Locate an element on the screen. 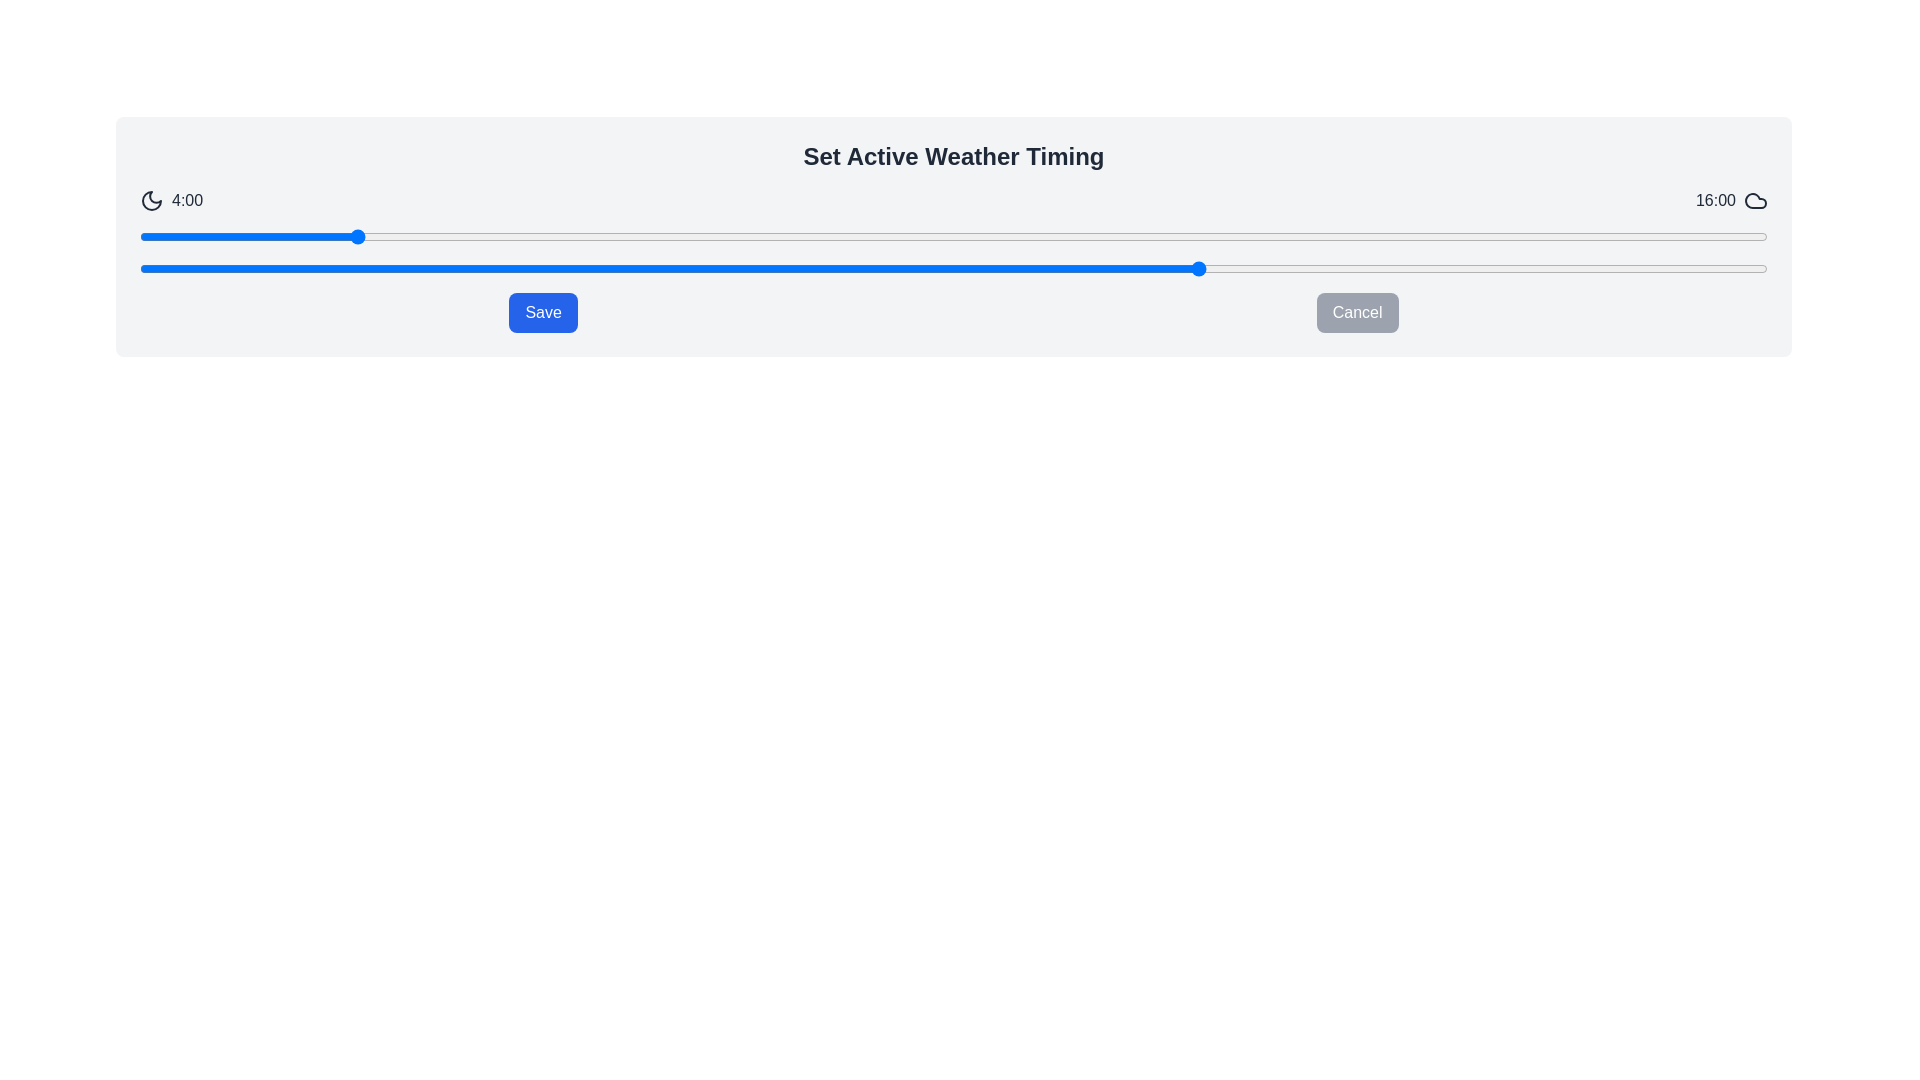 The height and width of the screenshot is (1080, 1920). the slider is located at coordinates (706, 268).